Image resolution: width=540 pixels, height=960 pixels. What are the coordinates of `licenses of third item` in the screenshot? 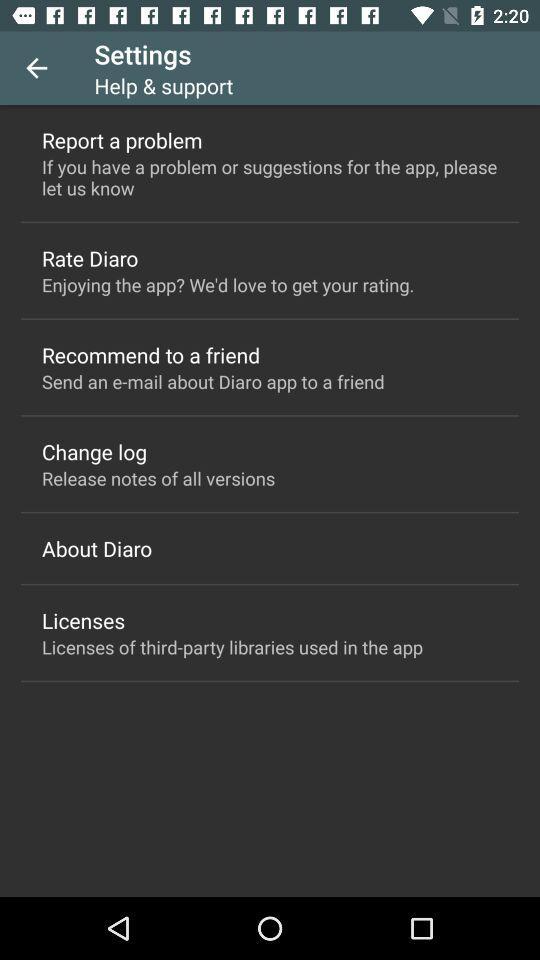 It's located at (231, 646).